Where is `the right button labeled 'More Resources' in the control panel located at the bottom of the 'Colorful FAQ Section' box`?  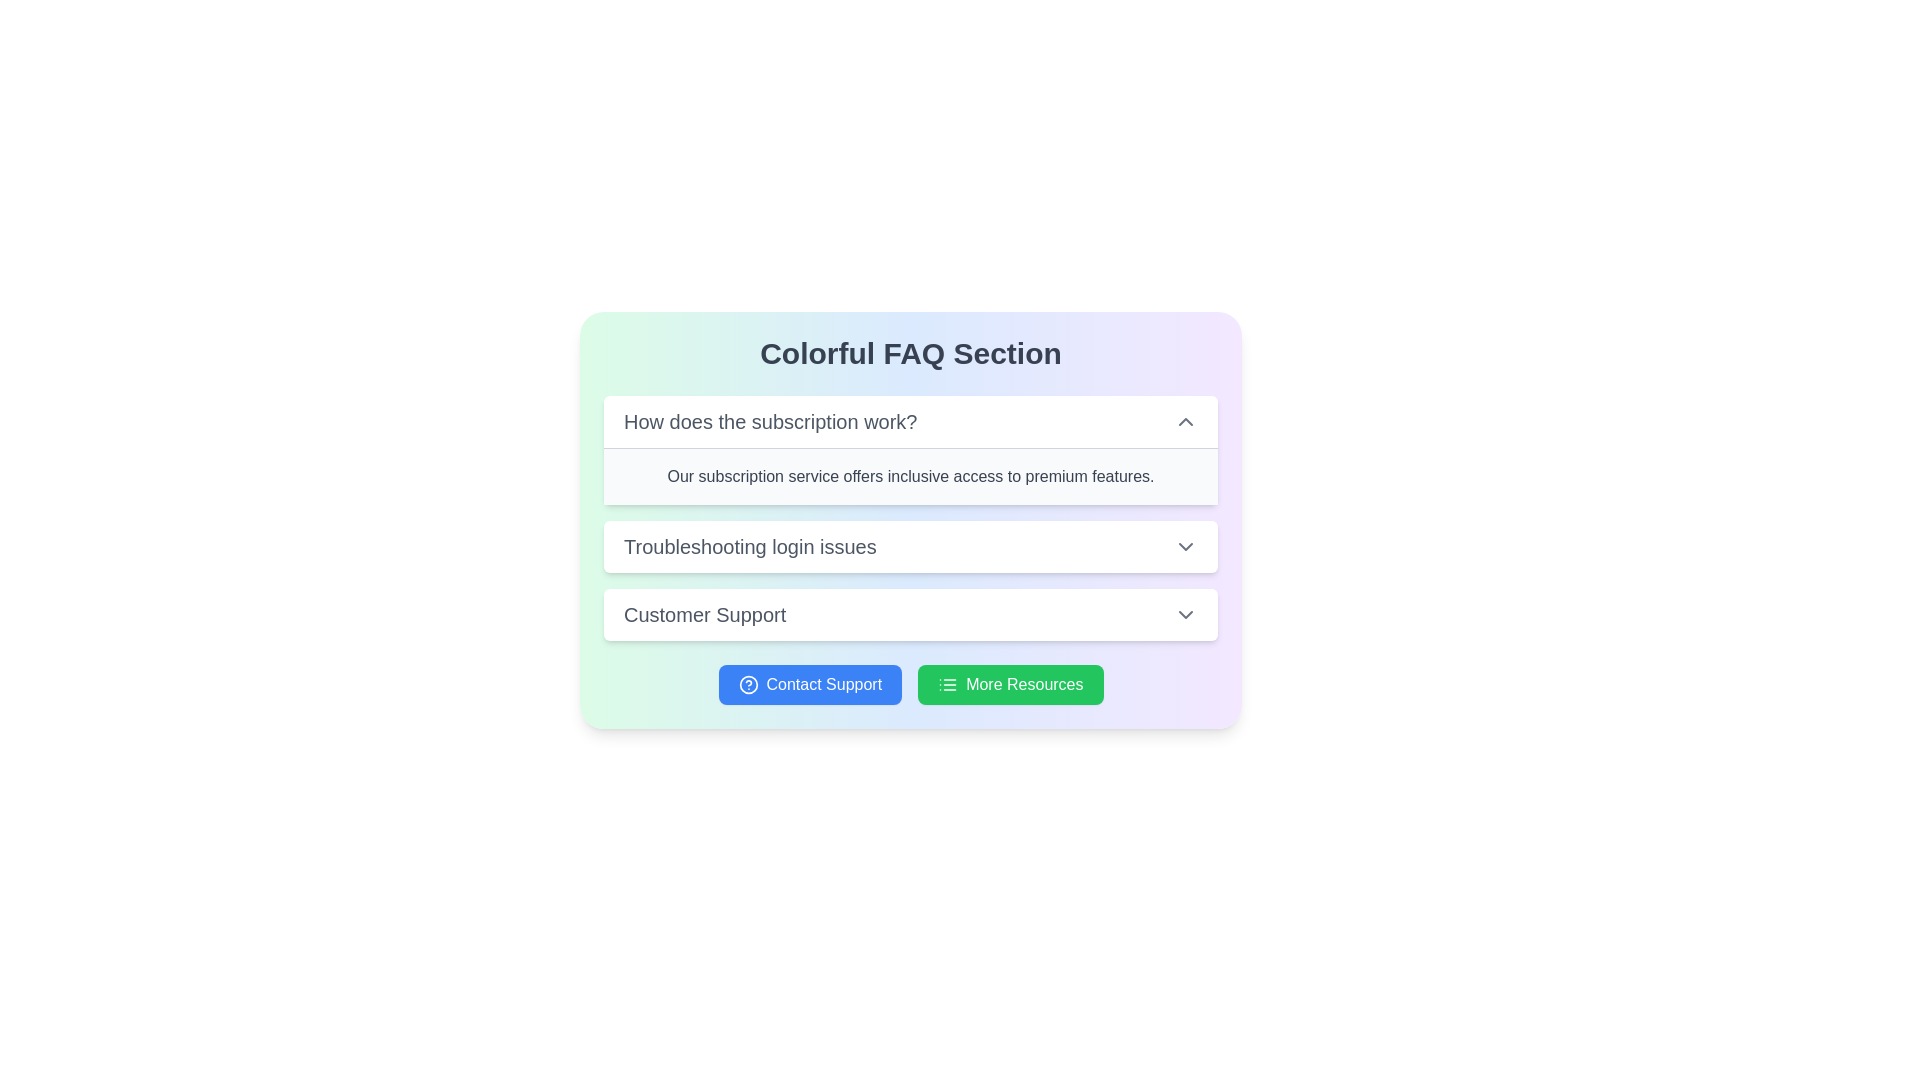 the right button labeled 'More Resources' in the control panel located at the bottom of the 'Colorful FAQ Section' box is located at coordinates (910, 684).